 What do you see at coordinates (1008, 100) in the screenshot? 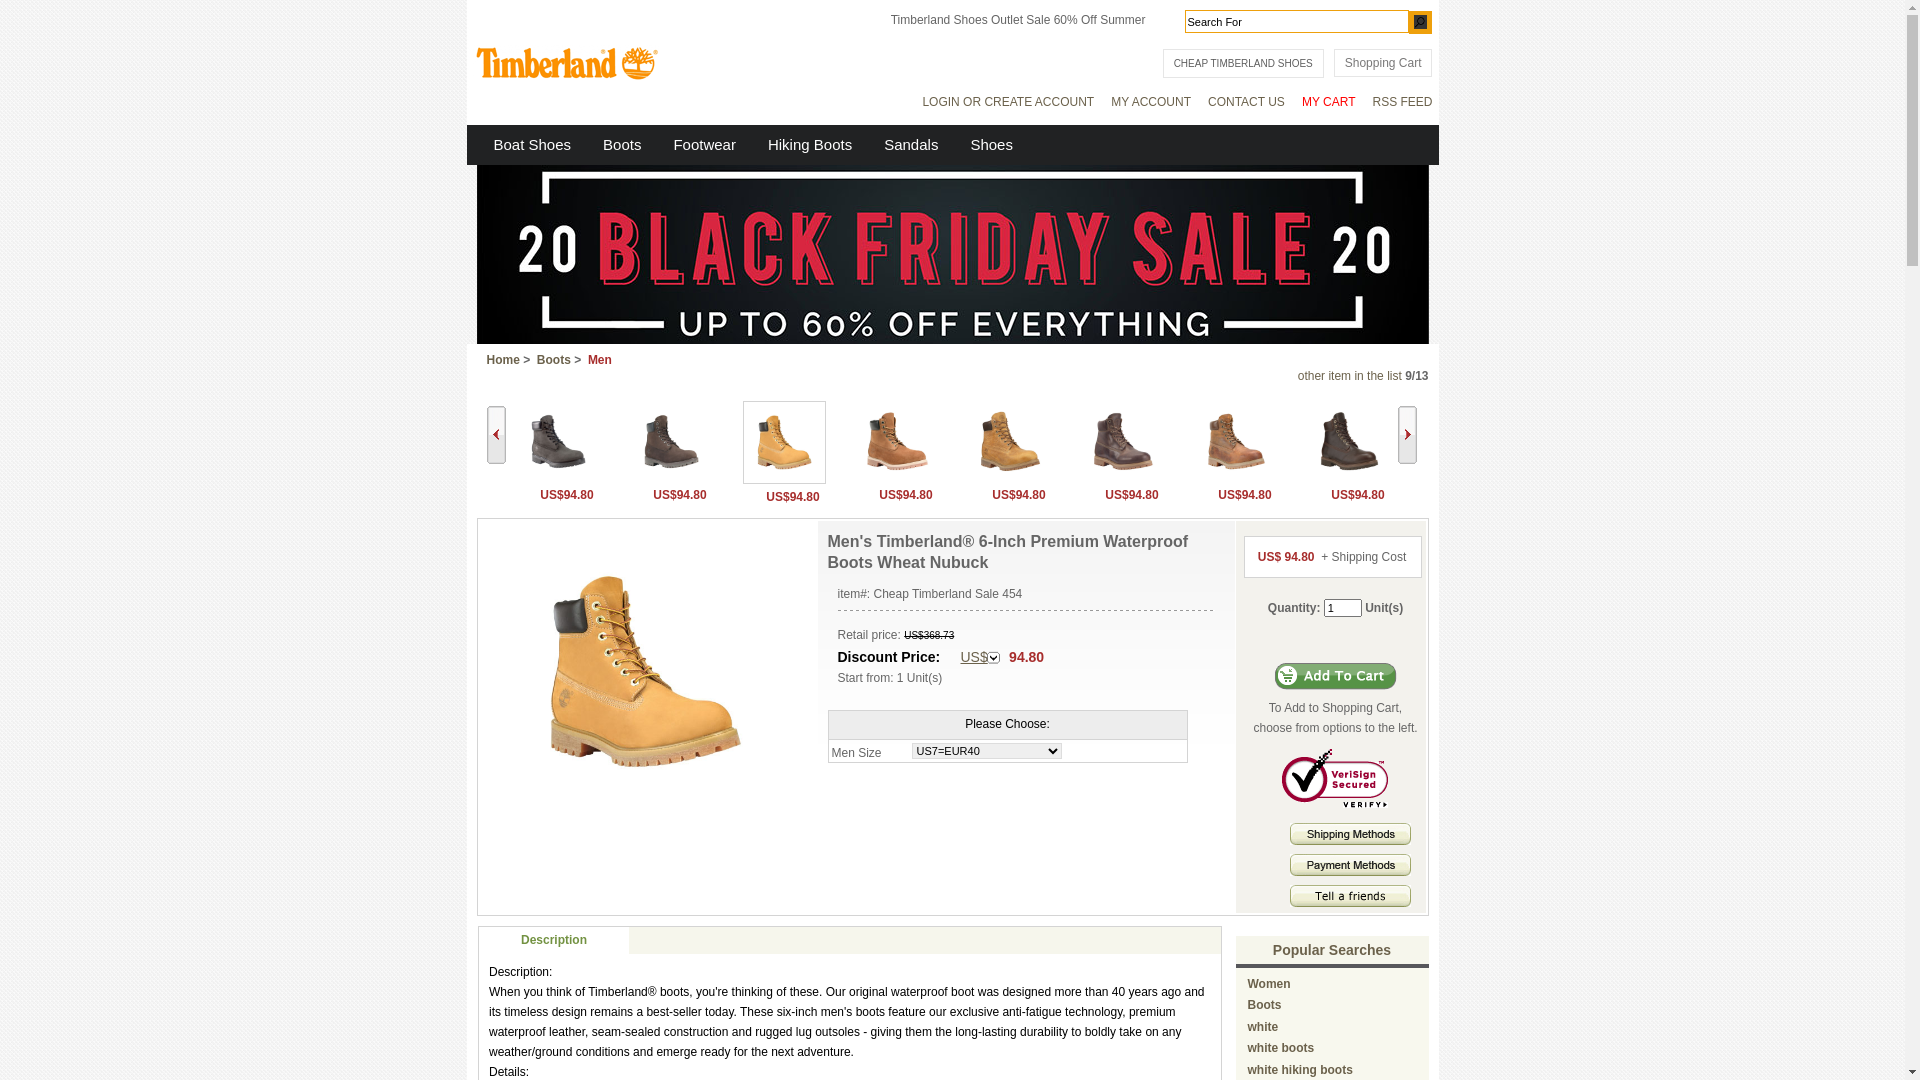
I see `'LOGIN OR CREATE ACCOUNT'` at bounding box center [1008, 100].